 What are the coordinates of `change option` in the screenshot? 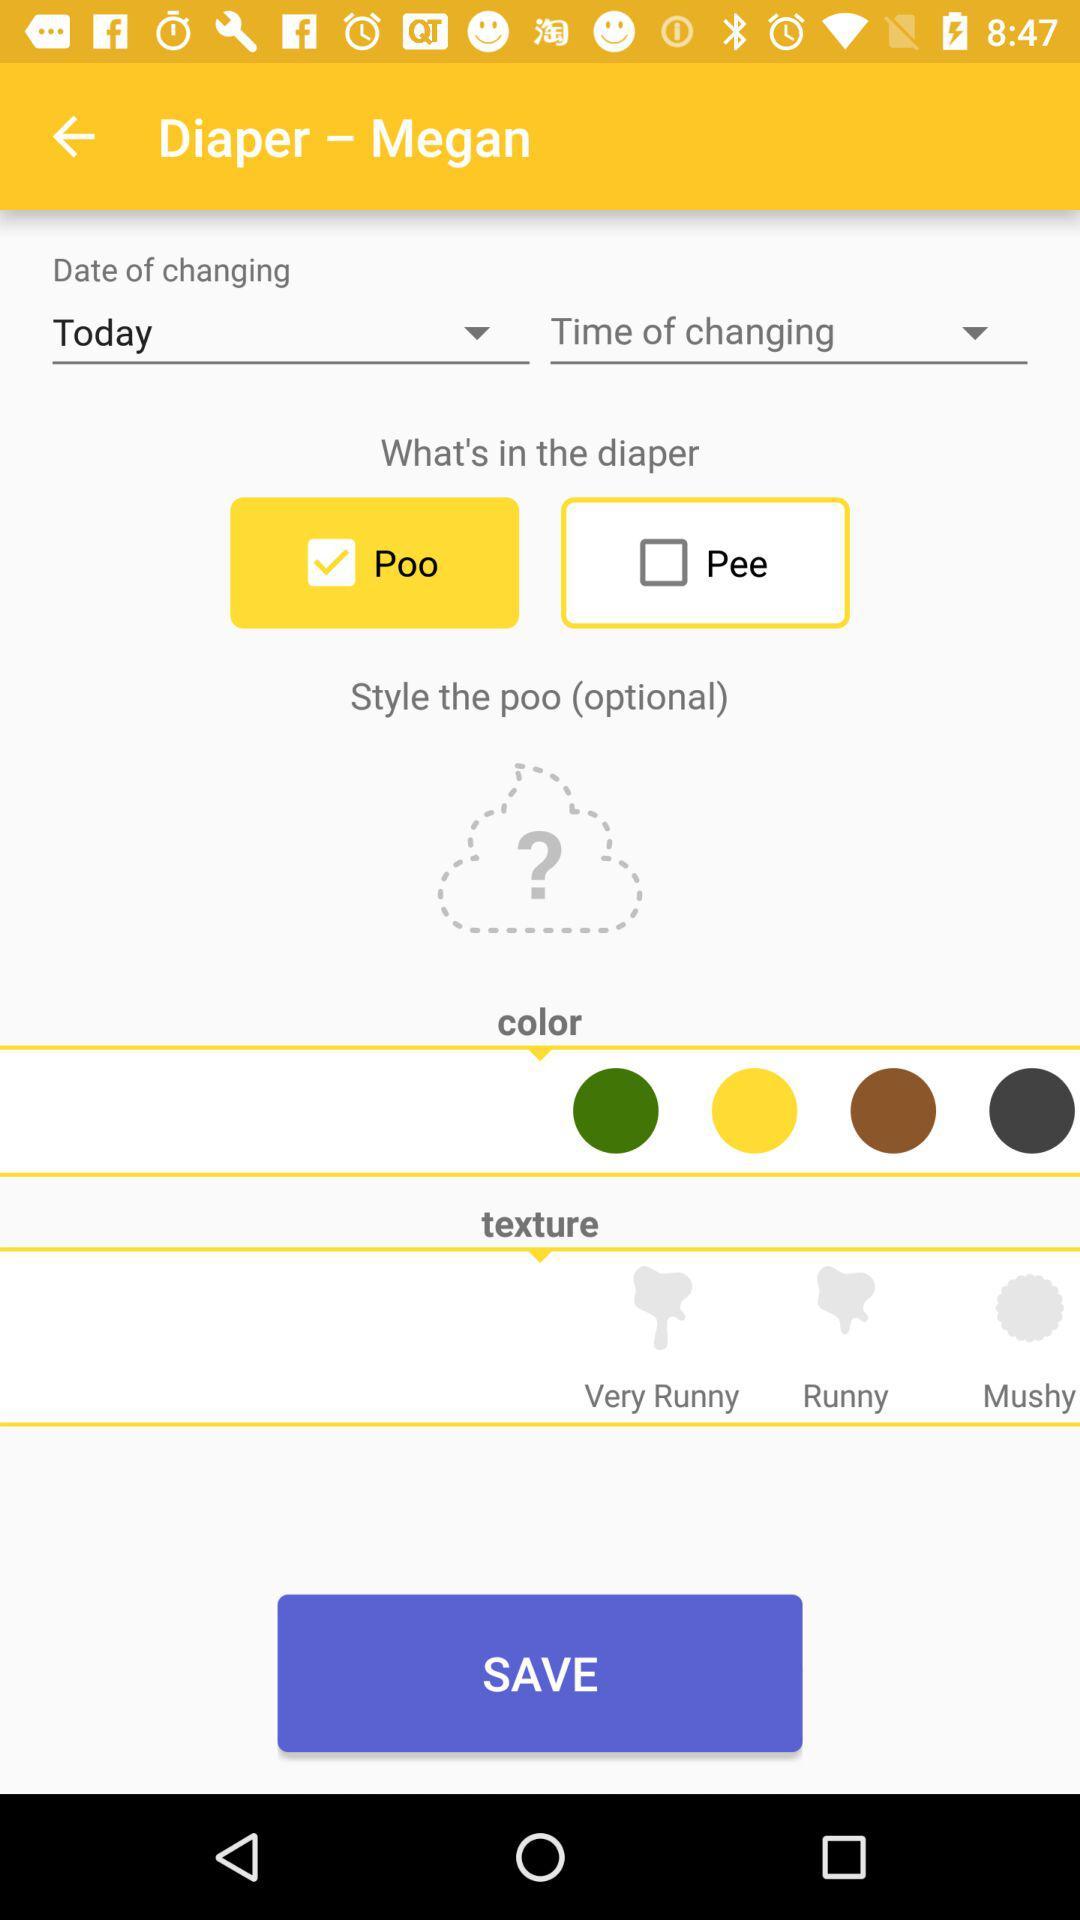 It's located at (754, 1109).